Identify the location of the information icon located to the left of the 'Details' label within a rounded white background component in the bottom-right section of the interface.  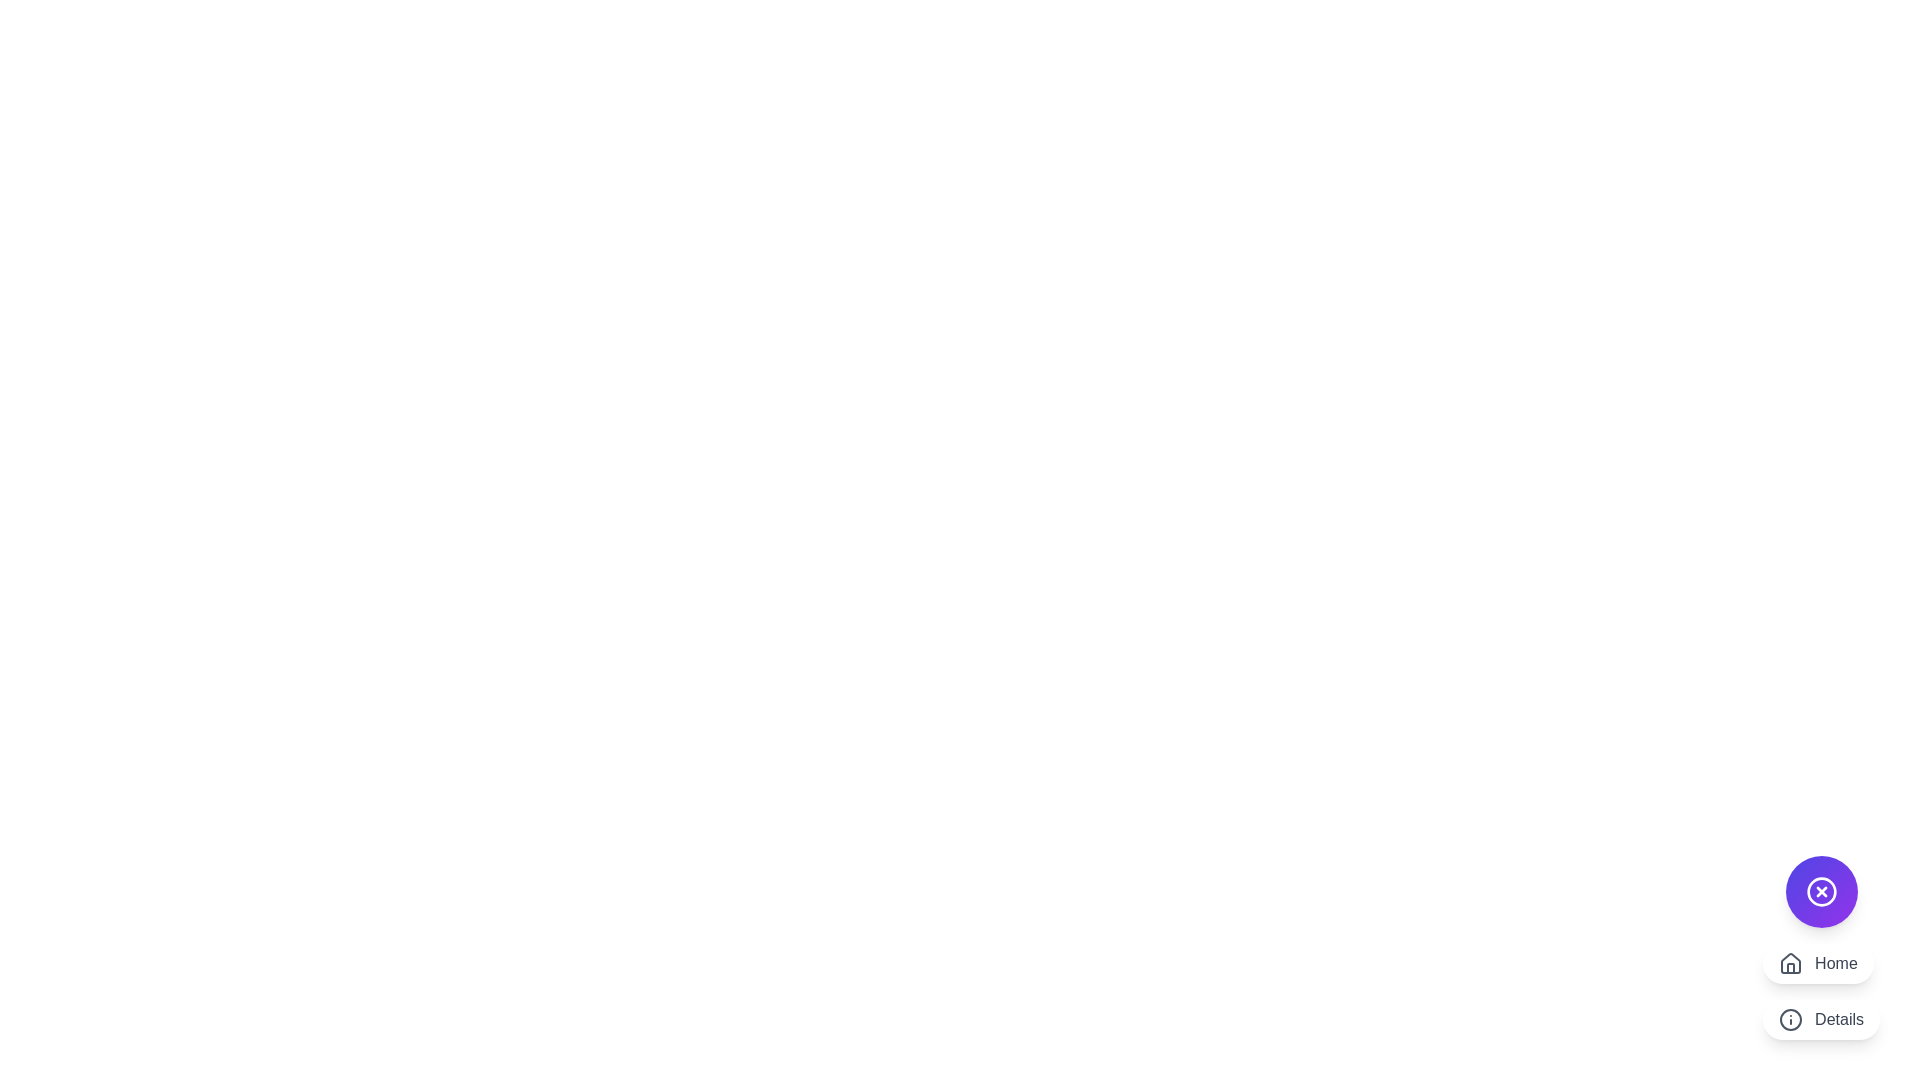
(1791, 1019).